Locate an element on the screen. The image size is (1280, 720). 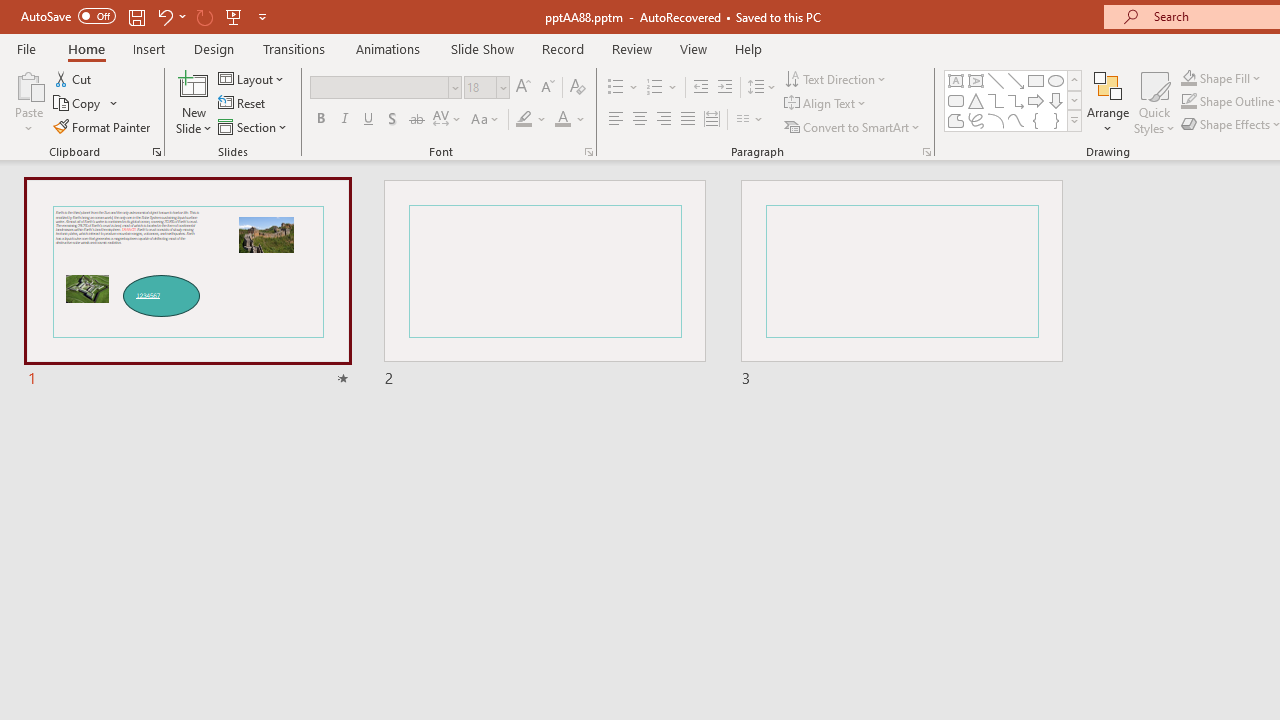
'Review' is located at coordinates (630, 48).